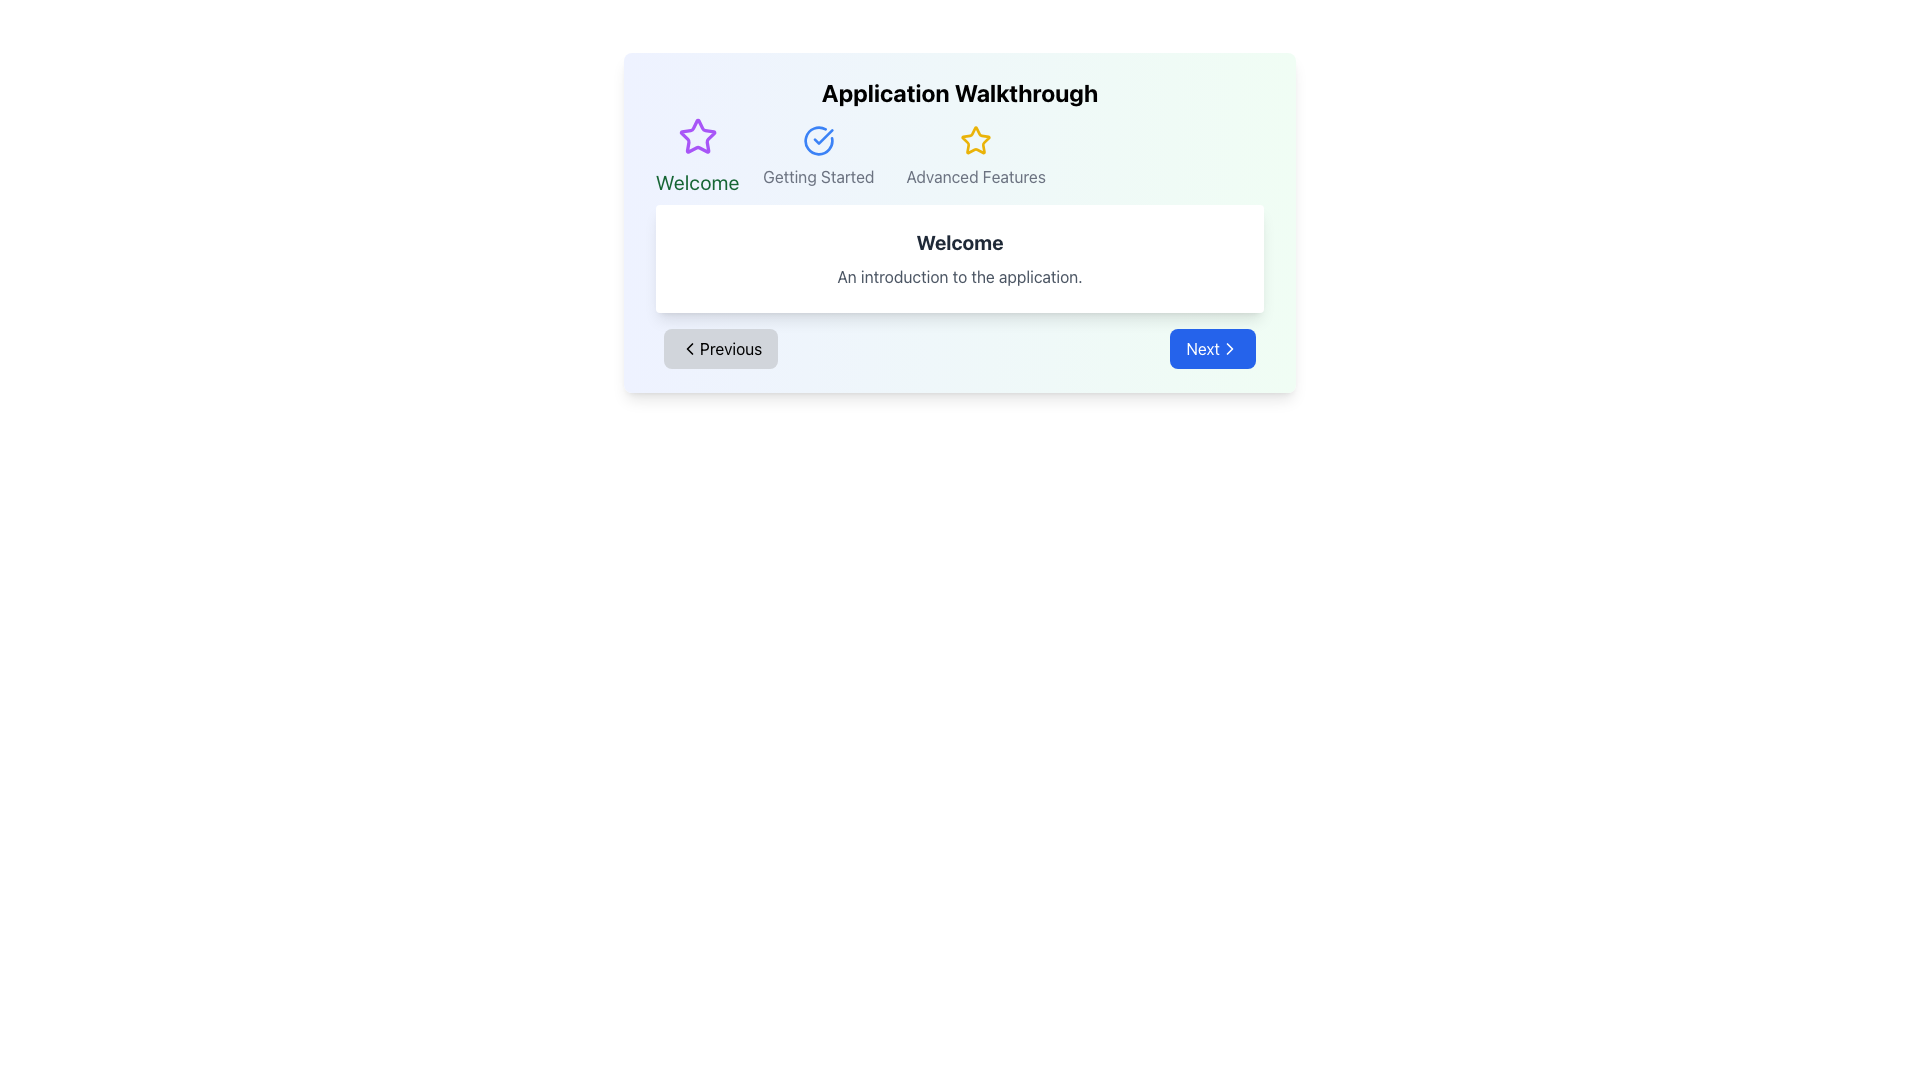 The image size is (1920, 1080). What do you see at coordinates (818, 176) in the screenshot?
I see `the text label 'Getting Started', which is positioned centrally under a blue circular icon and between 'Welcome' and 'Advanced Features'` at bounding box center [818, 176].